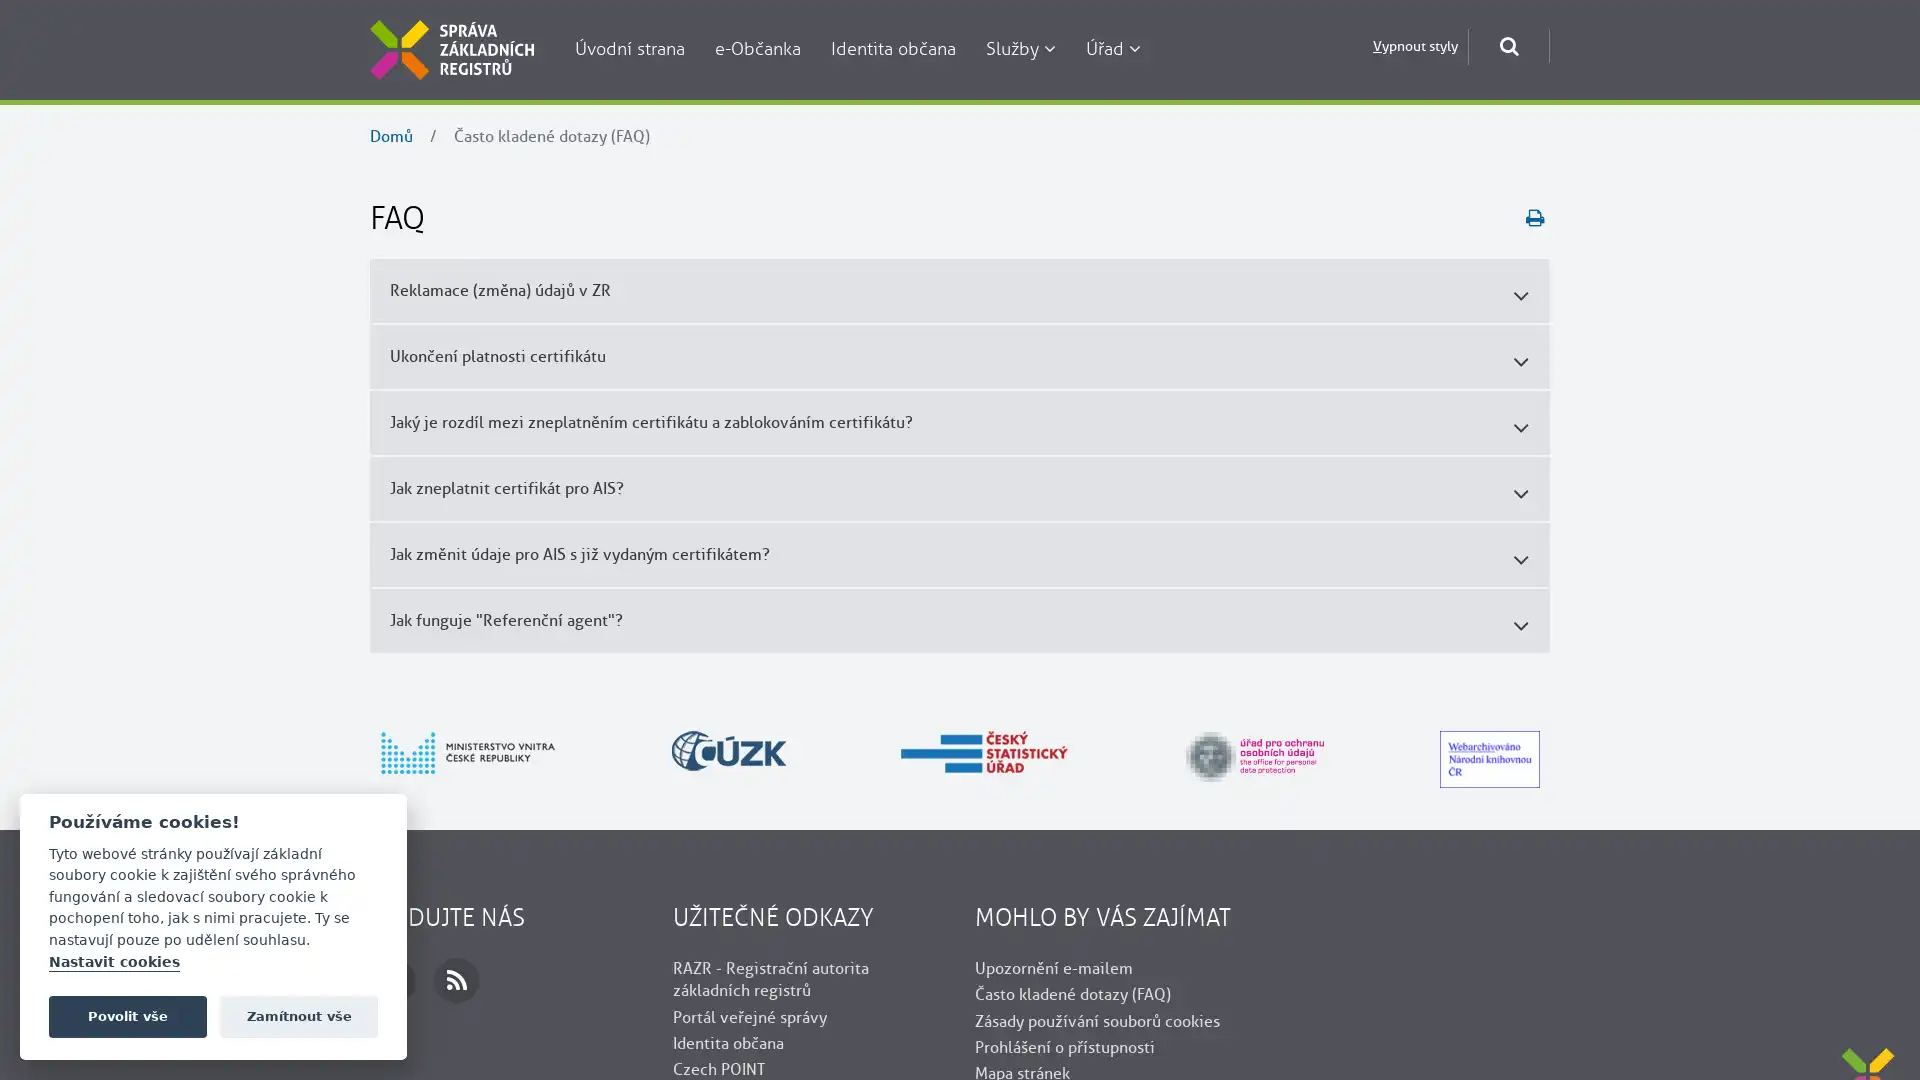  What do you see at coordinates (297, 1015) in the screenshot?
I see `Zamitnout vse` at bounding box center [297, 1015].